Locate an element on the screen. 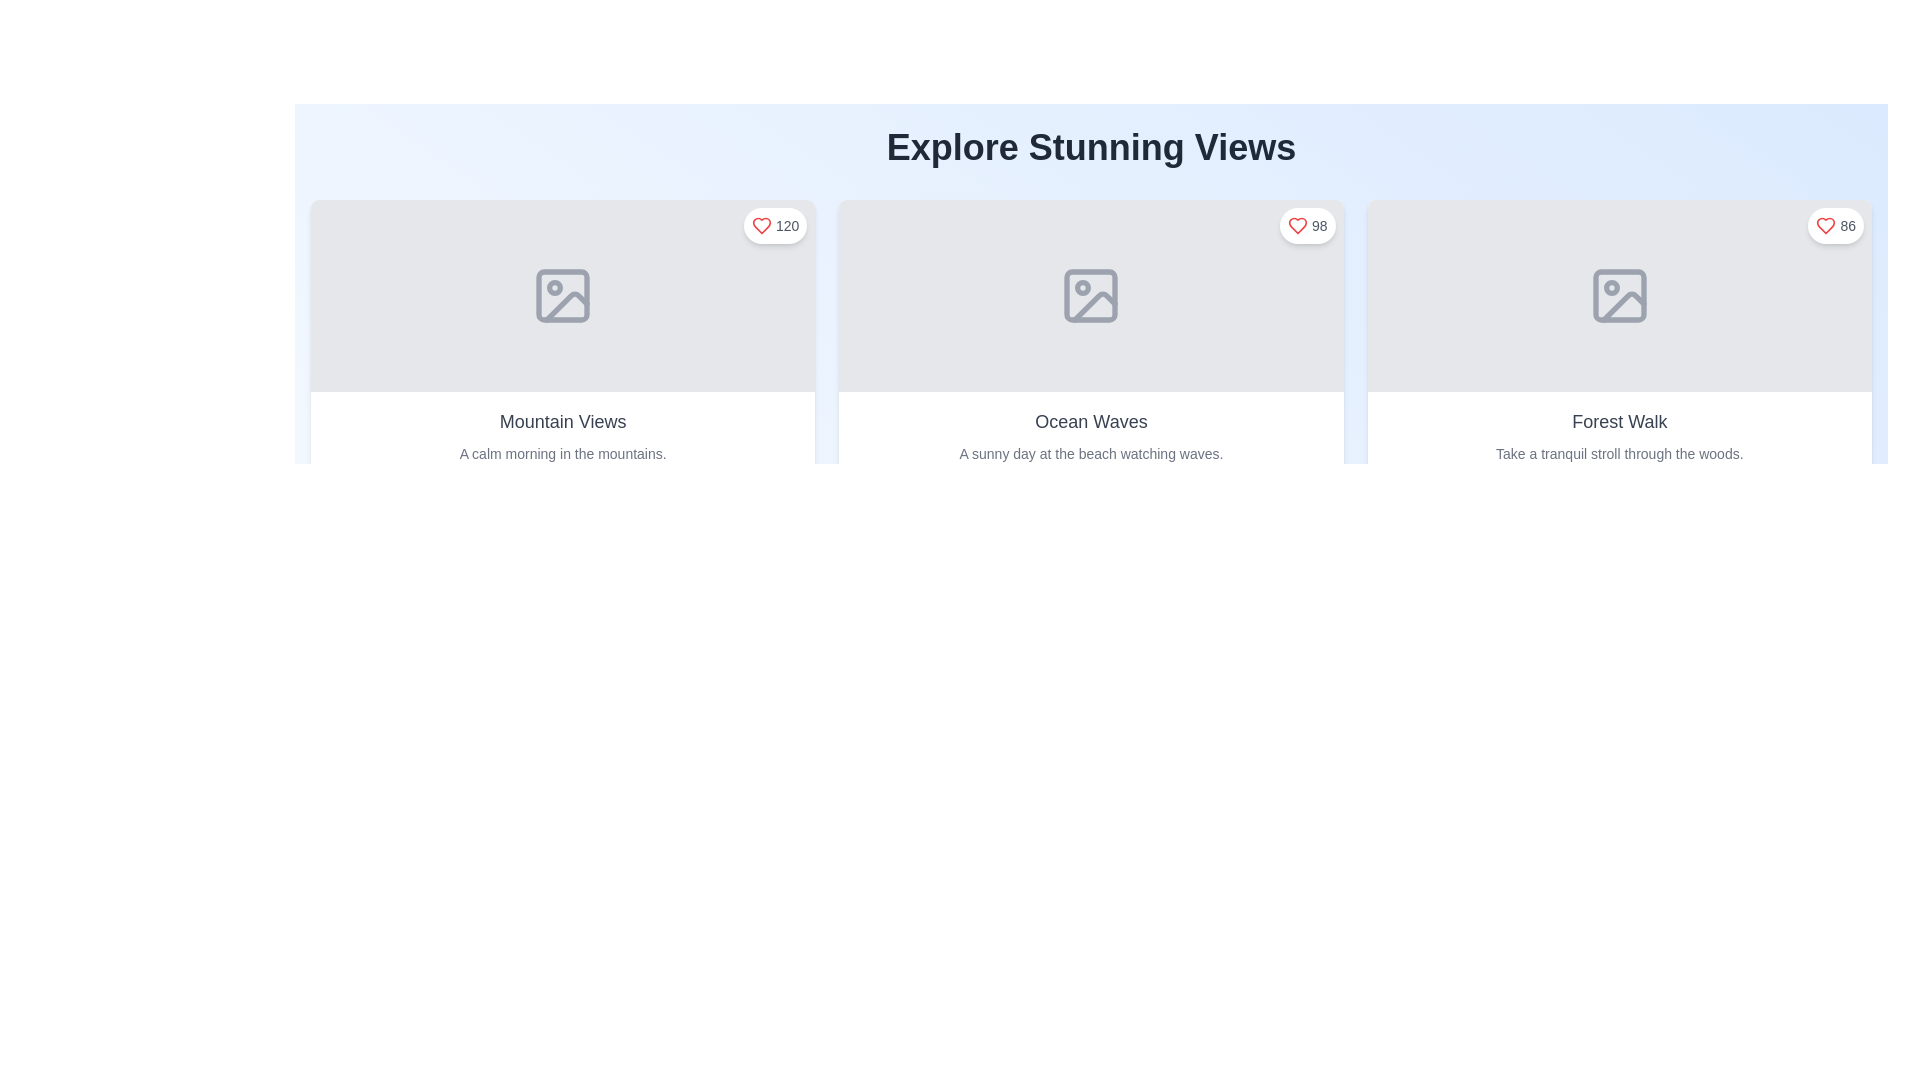 Image resolution: width=1920 pixels, height=1080 pixels. the icon located in the center of the third card labeled 'Forest Walk' for possible interactions is located at coordinates (1619, 296).